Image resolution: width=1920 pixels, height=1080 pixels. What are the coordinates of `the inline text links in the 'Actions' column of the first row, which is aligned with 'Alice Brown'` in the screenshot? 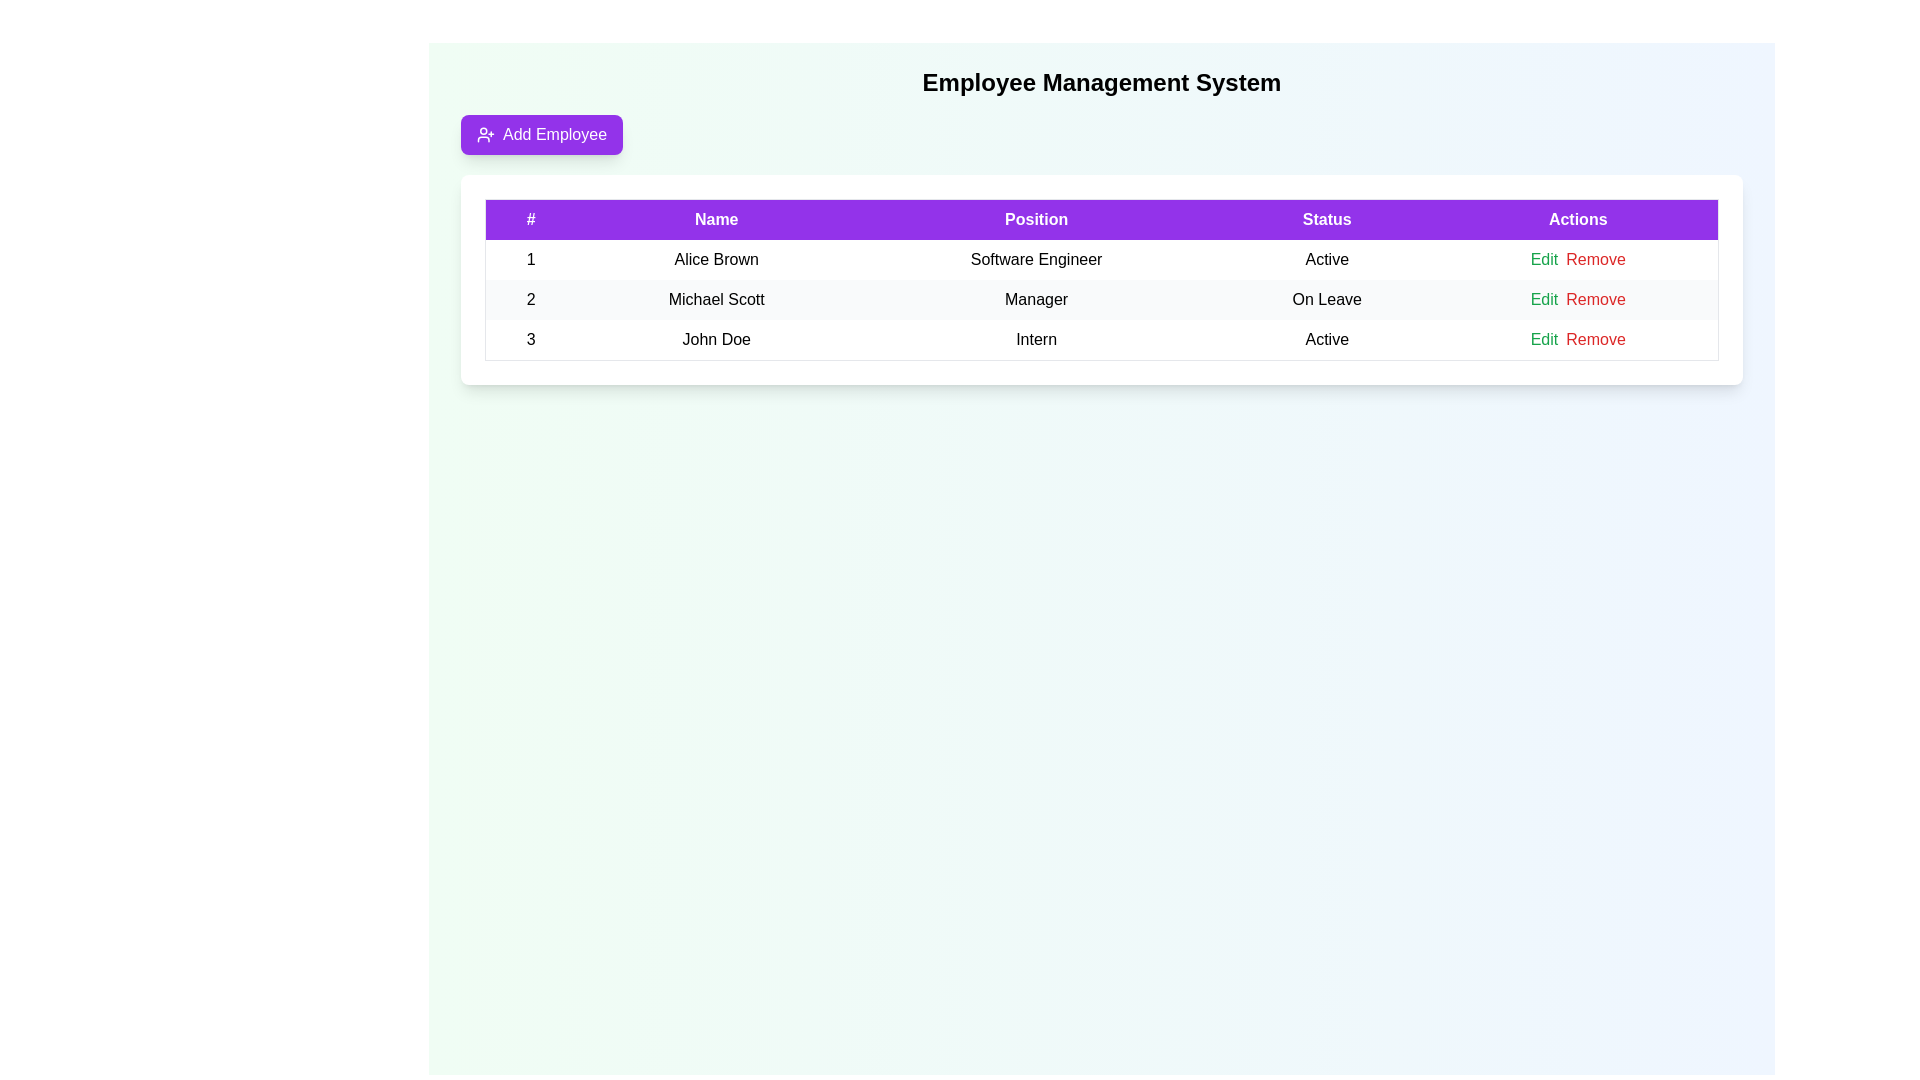 It's located at (1577, 258).